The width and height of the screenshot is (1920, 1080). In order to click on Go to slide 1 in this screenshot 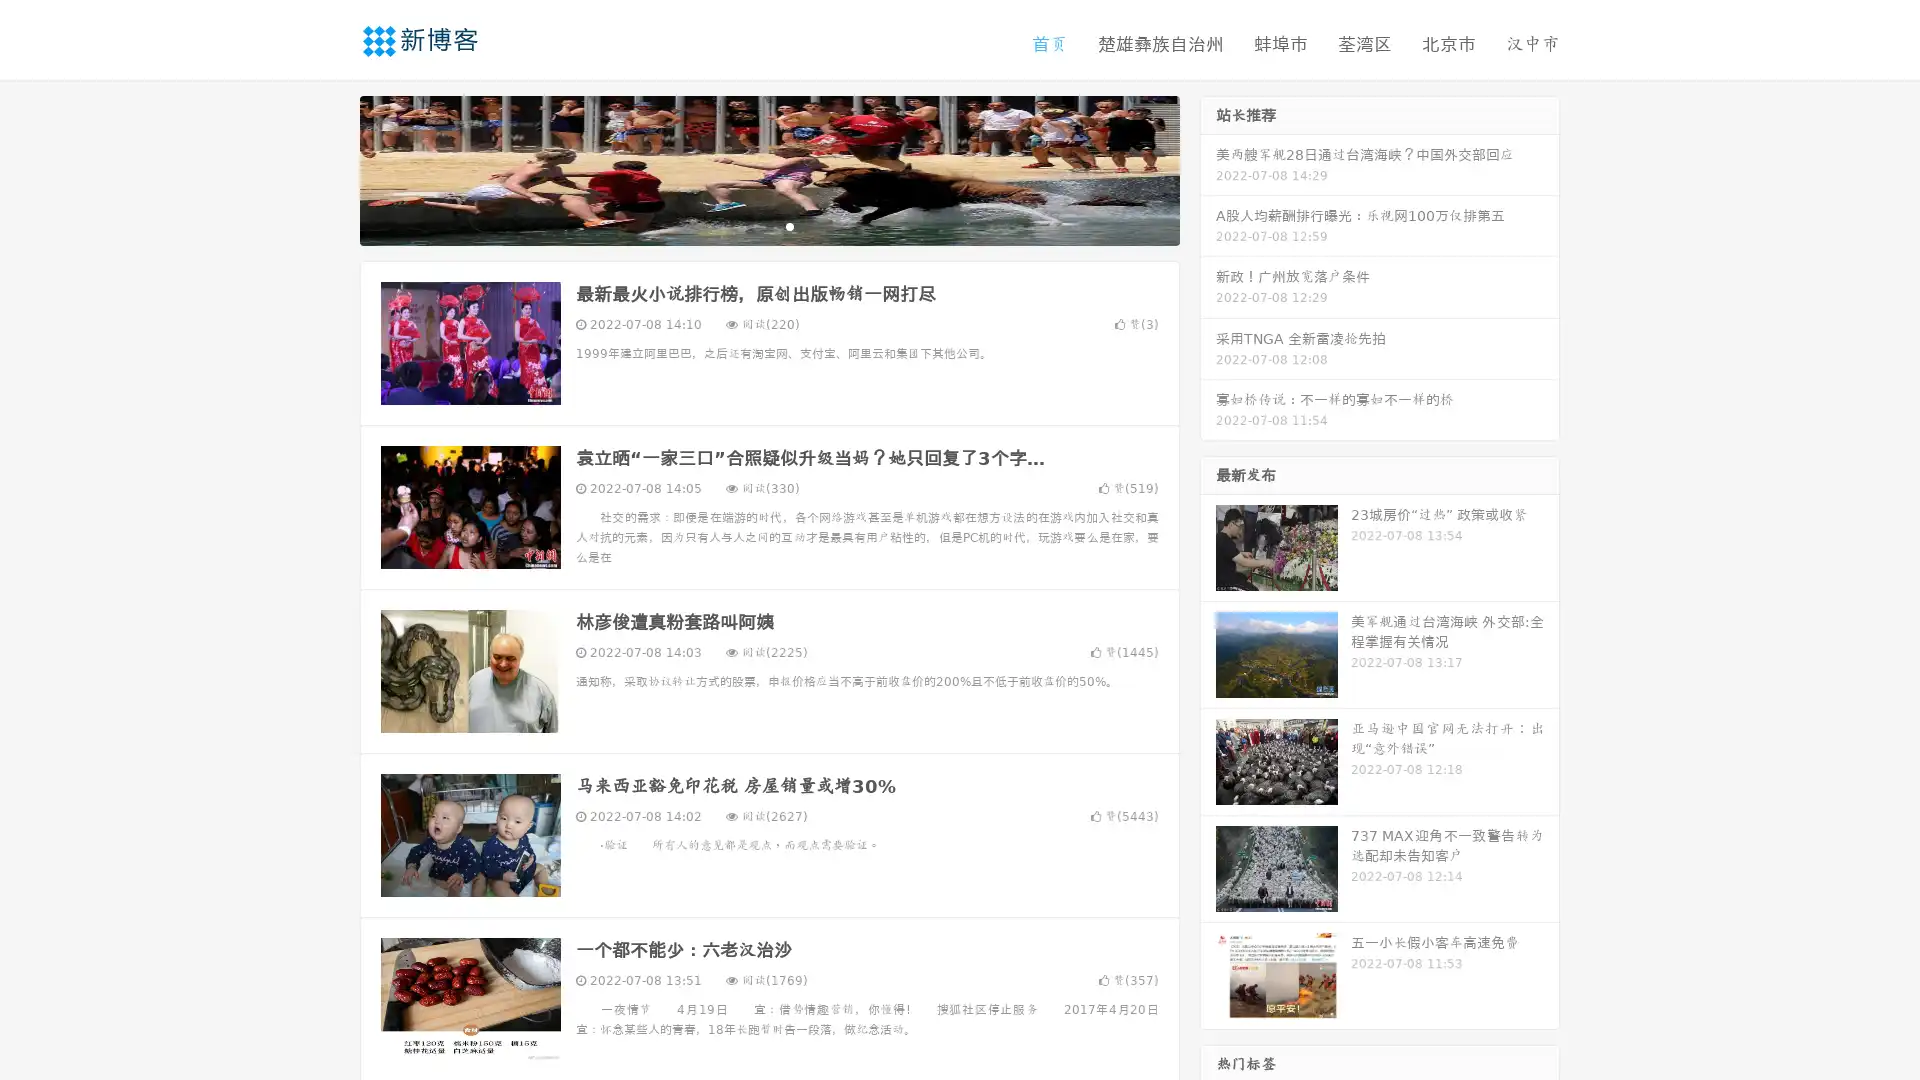, I will do `click(748, 225)`.